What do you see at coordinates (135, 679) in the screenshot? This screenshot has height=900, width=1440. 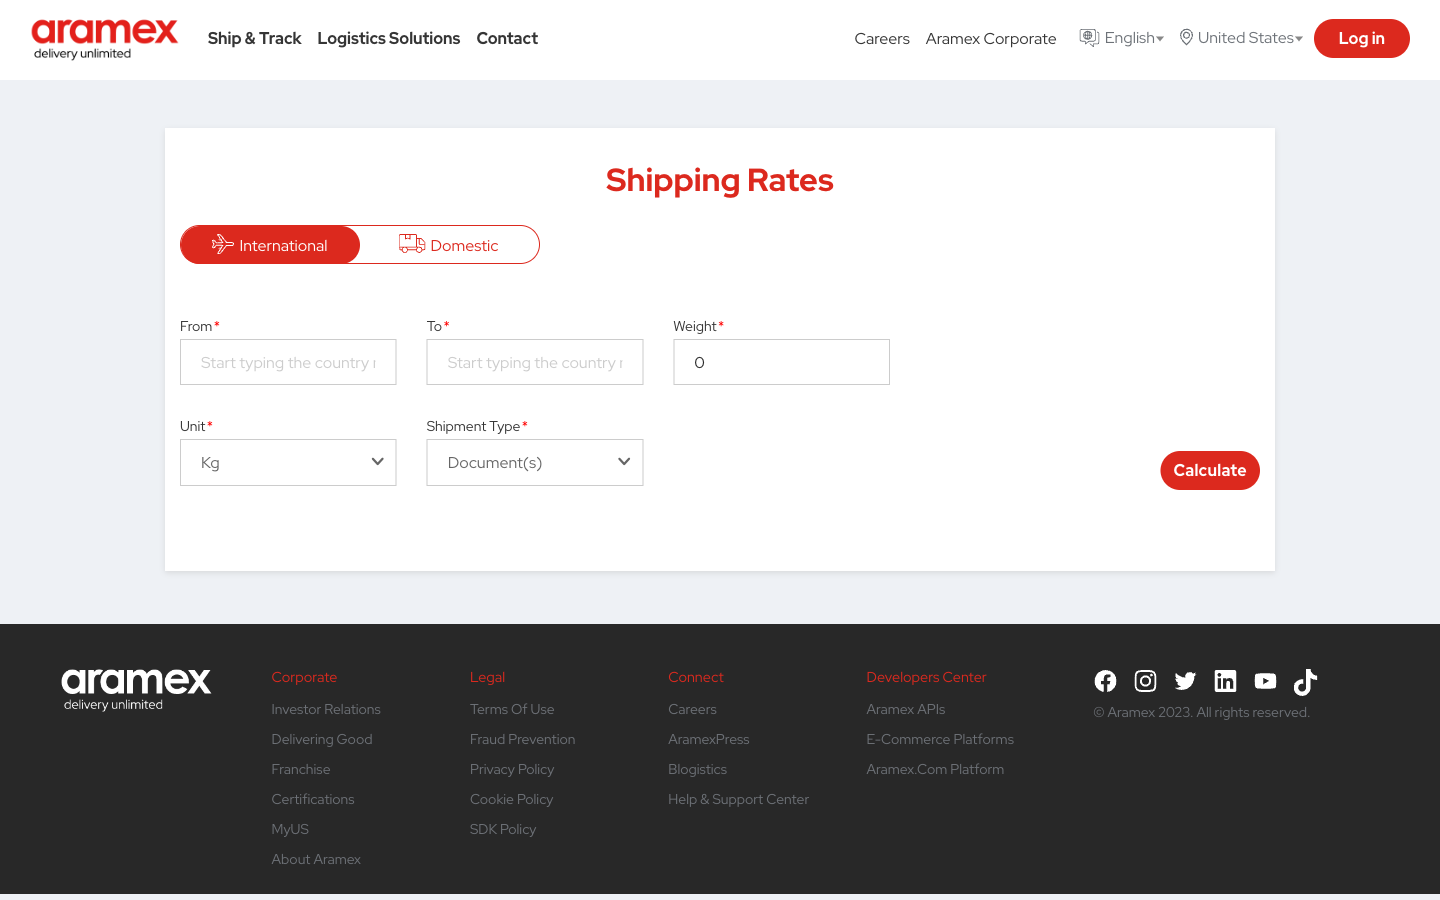 I see `Go back to the home page by clicking on the button in the lower left panel` at bounding box center [135, 679].